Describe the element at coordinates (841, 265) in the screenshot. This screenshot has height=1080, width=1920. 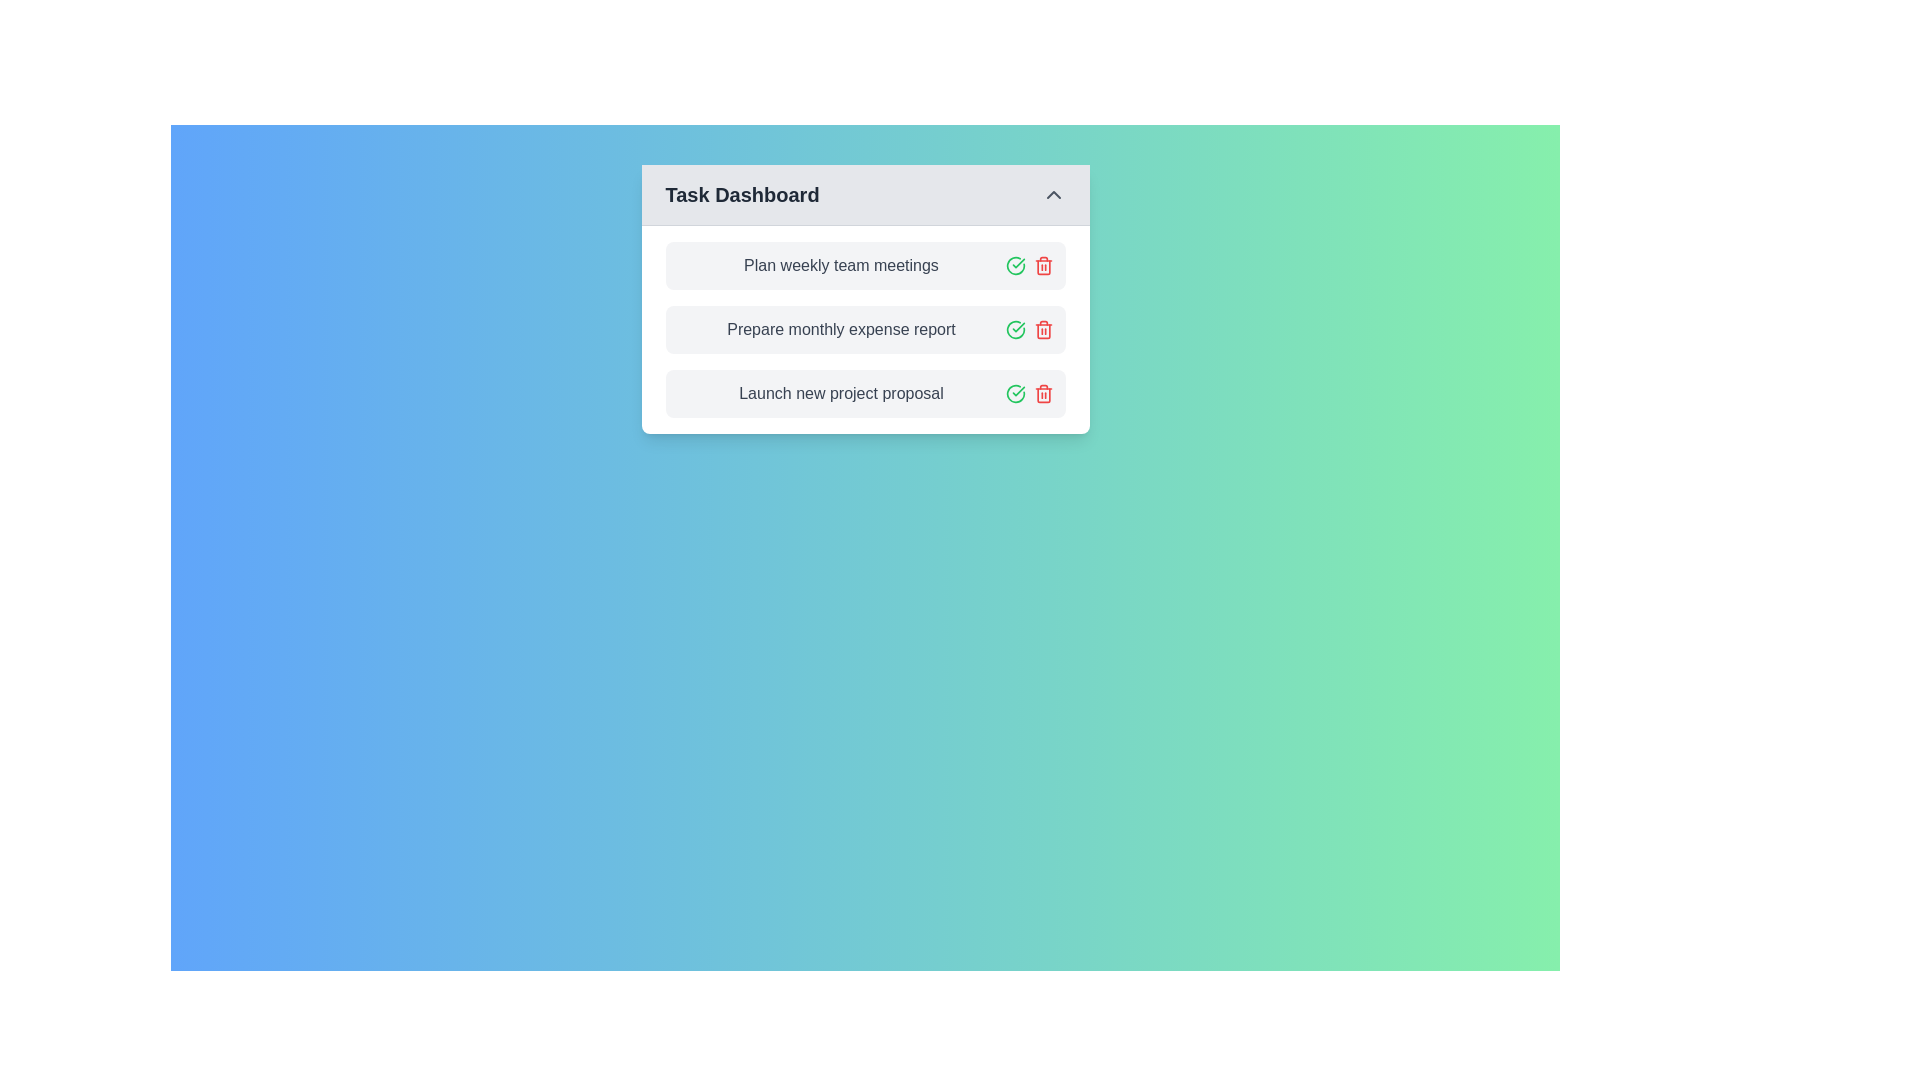
I see `the text label indicating the task titled 'Plan weekly team meetings.' This label is the first item in a list of tasks in the task dashboard` at that location.